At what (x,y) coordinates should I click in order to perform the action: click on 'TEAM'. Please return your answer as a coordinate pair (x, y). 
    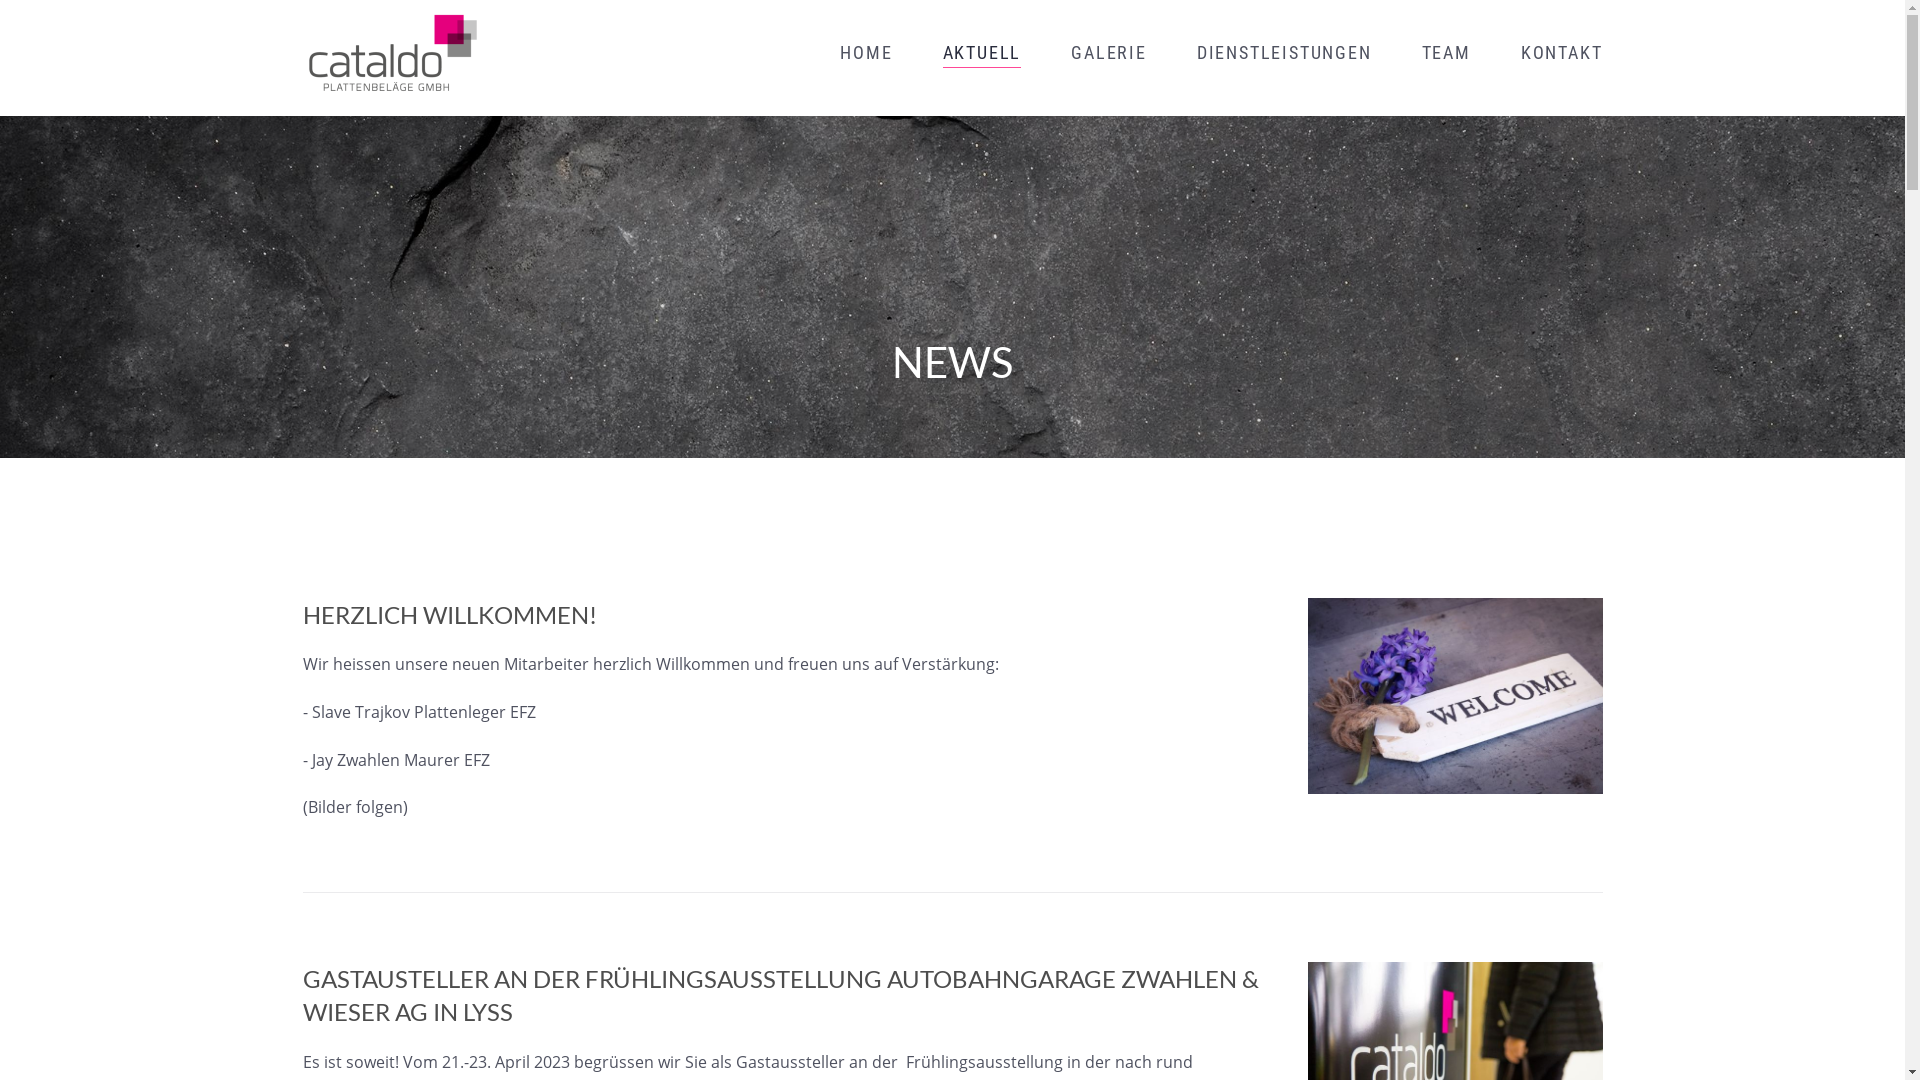
    Looking at the image, I should click on (1446, 52).